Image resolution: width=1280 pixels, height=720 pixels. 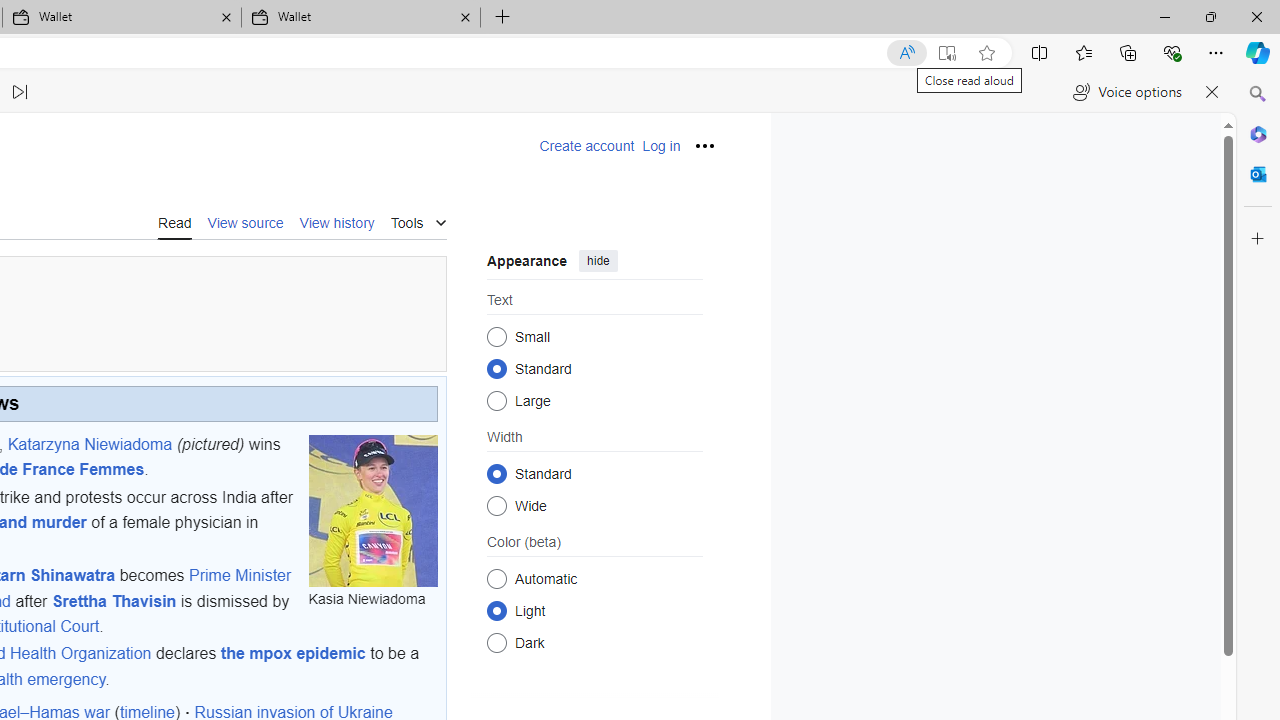 What do you see at coordinates (585, 145) in the screenshot?
I see `'Create account'` at bounding box center [585, 145].